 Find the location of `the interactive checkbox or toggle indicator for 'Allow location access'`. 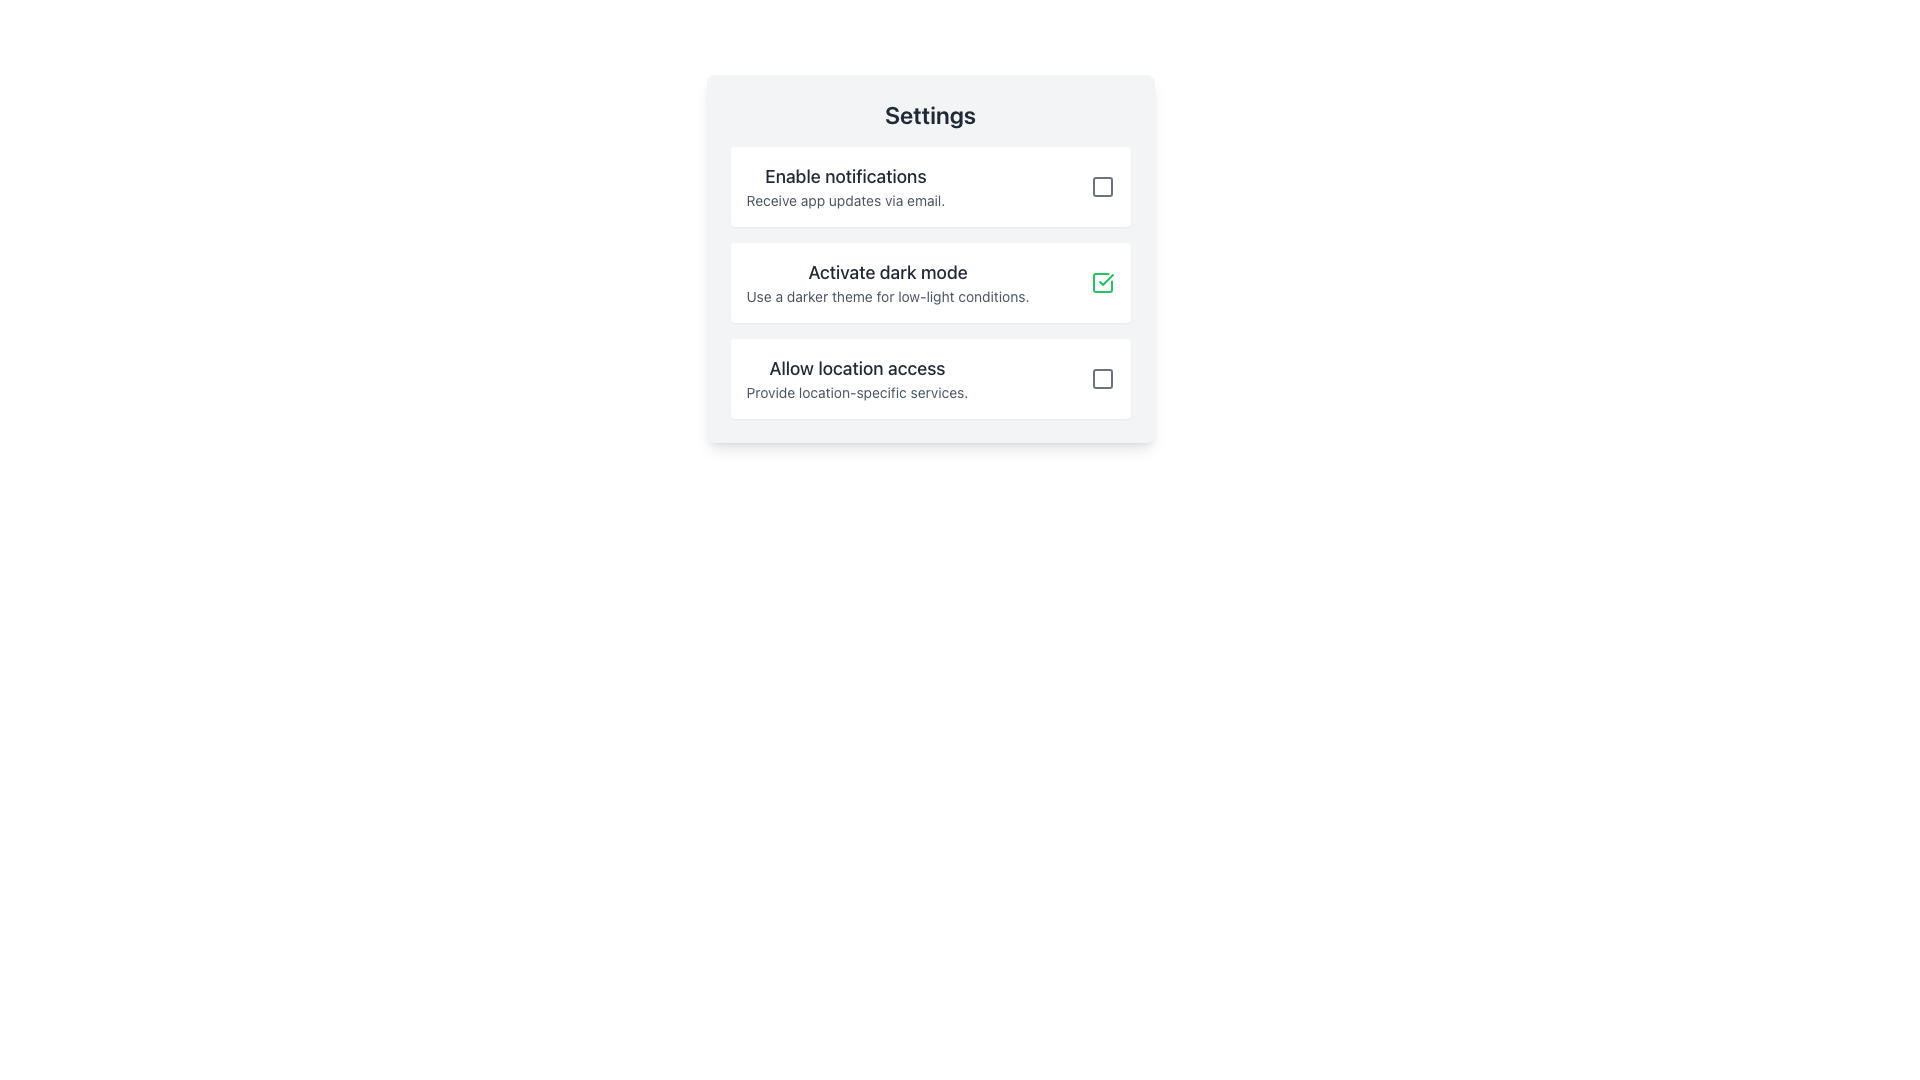

the interactive checkbox or toggle indicator for 'Allow location access' is located at coordinates (1101, 378).